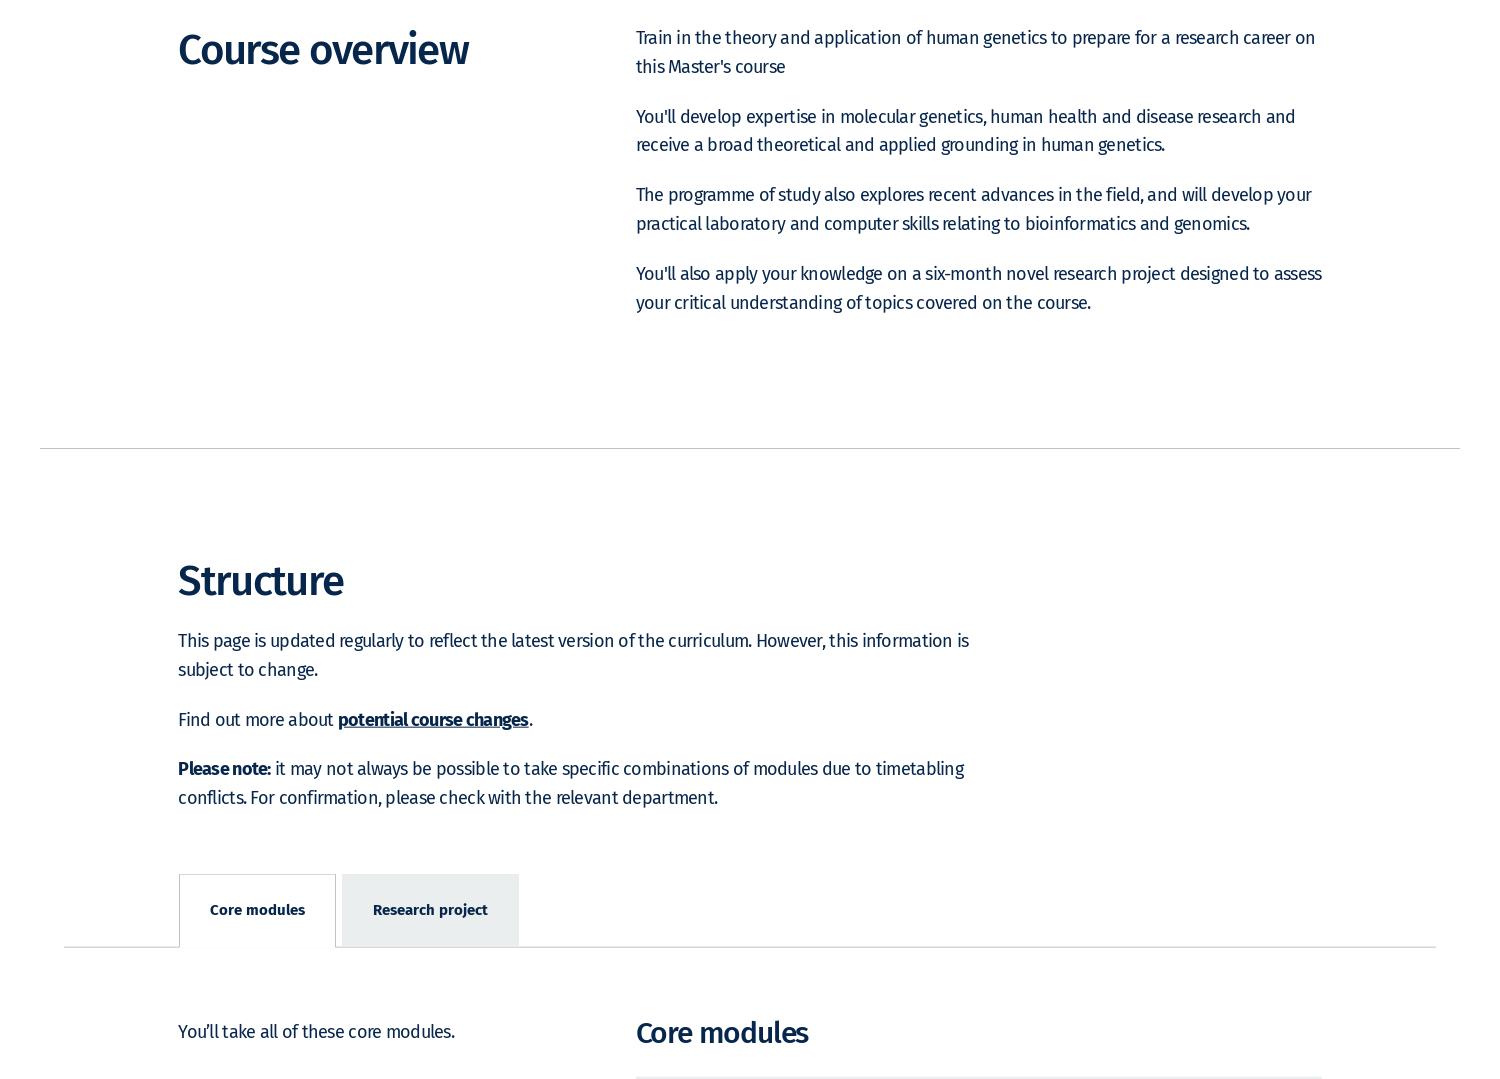 The image size is (1500, 1079). Describe the element at coordinates (963, 159) in the screenshot. I see `'You'll develop expertise in molecular genetics, human health and disease research and receive a broad theoretical and applied grounding in human genetics.'` at that location.